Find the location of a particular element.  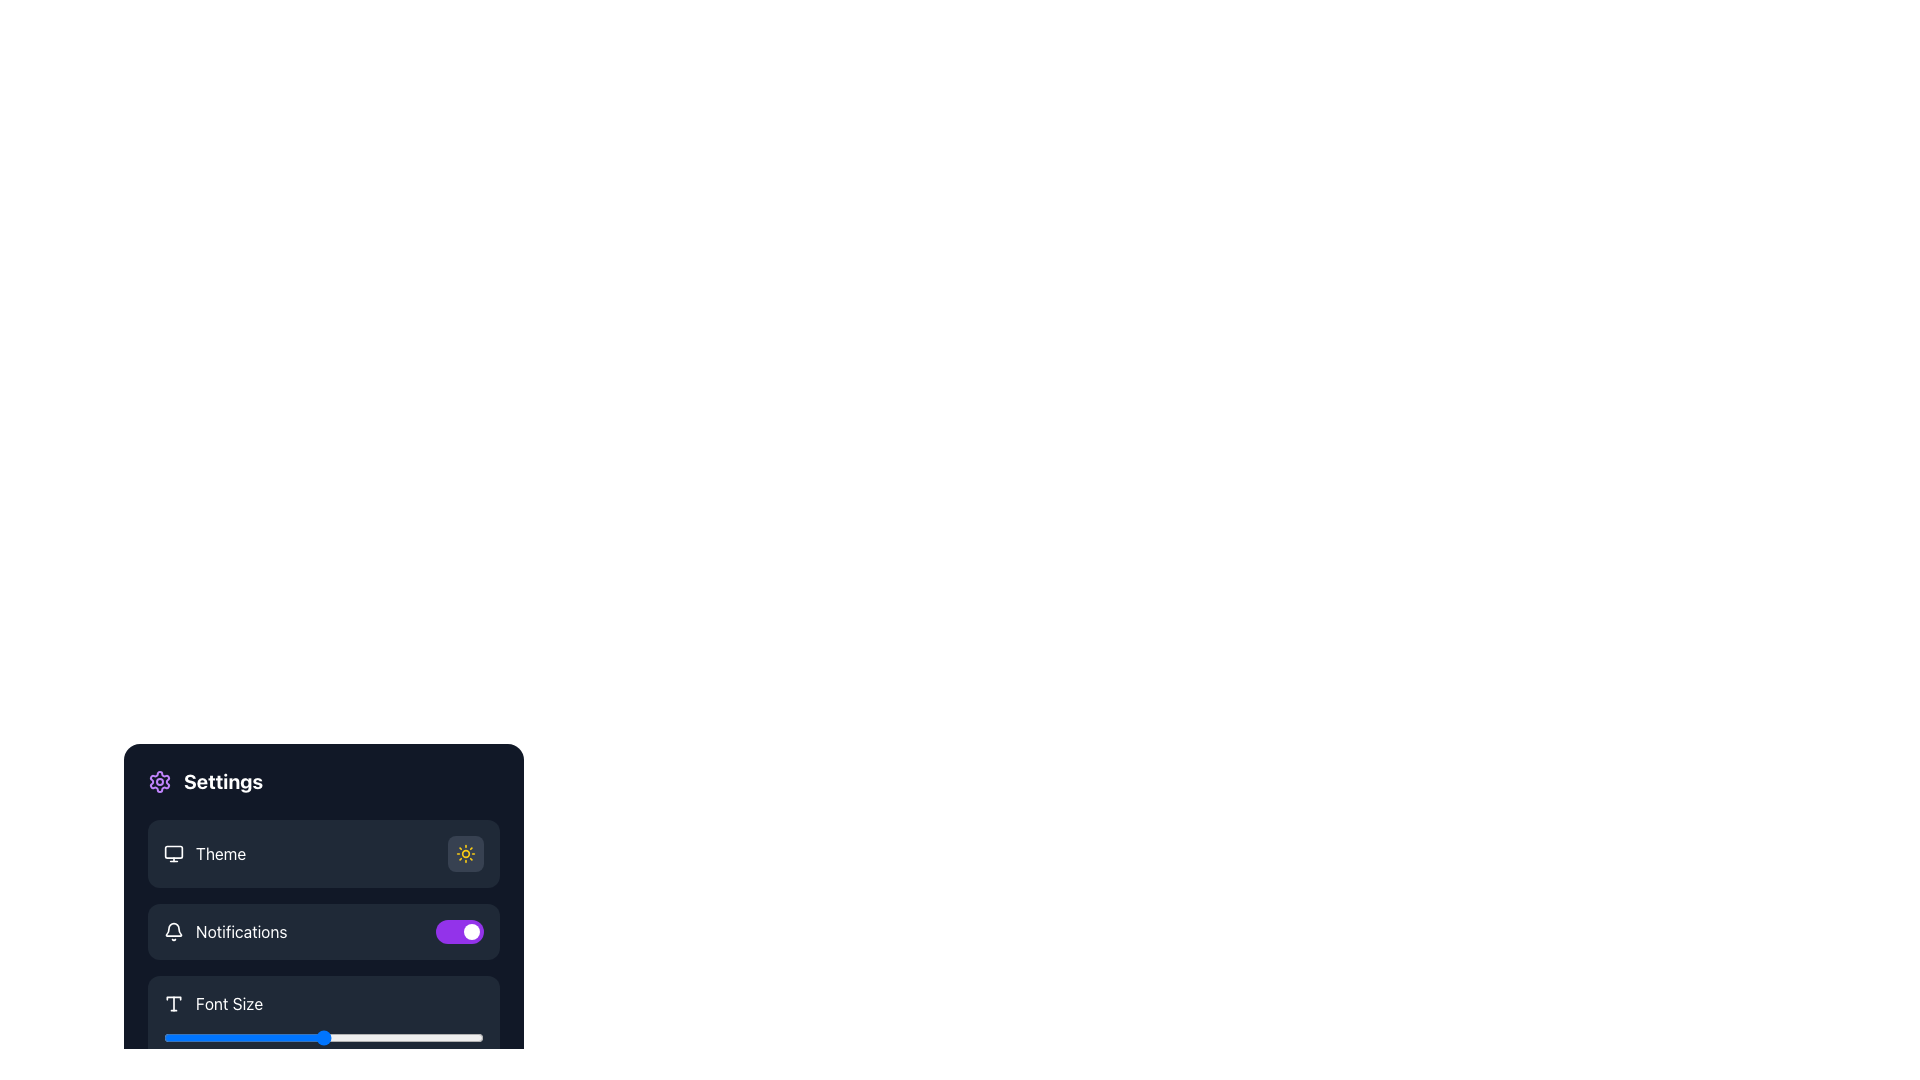

the Decorative graphic component located inside the monitor icon in the top-left corner of the settings panel is located at coordinates (173, 852).